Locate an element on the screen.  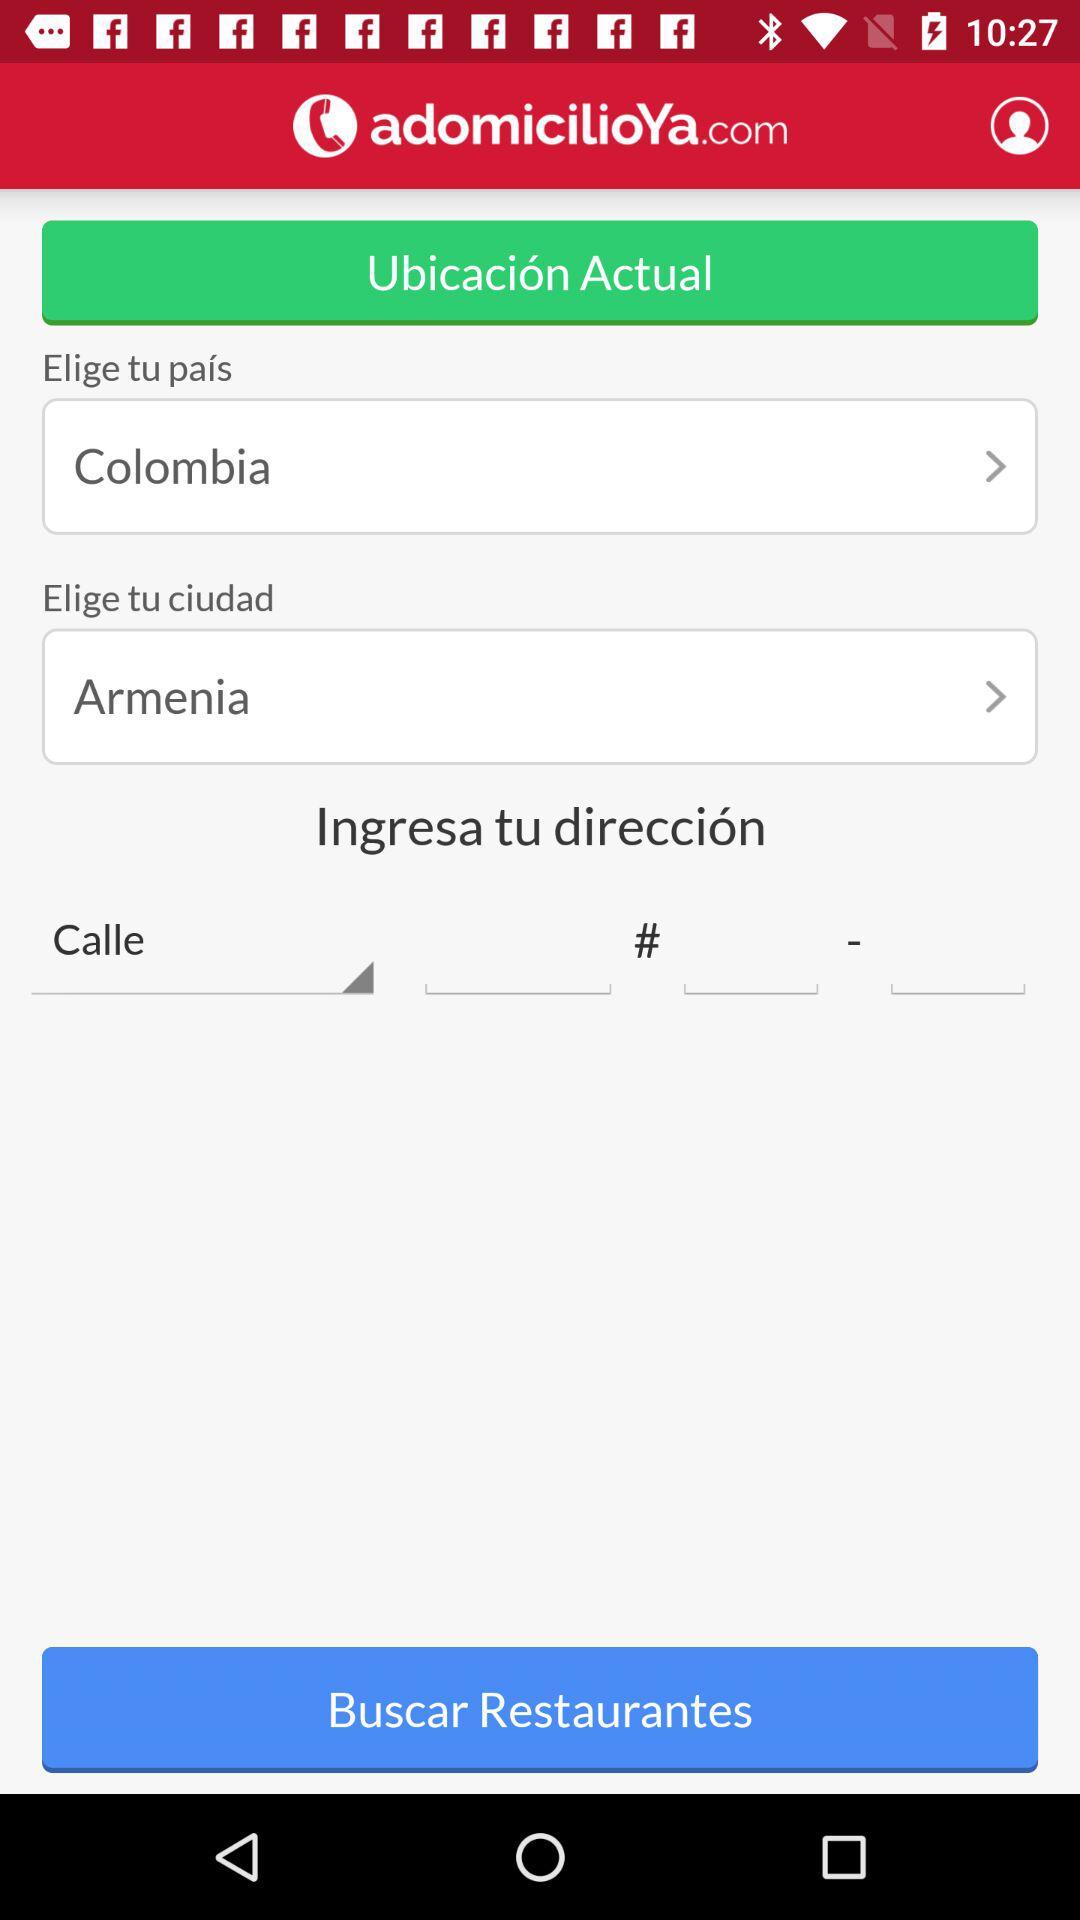
telephone number is located at coordinates (751, 939).